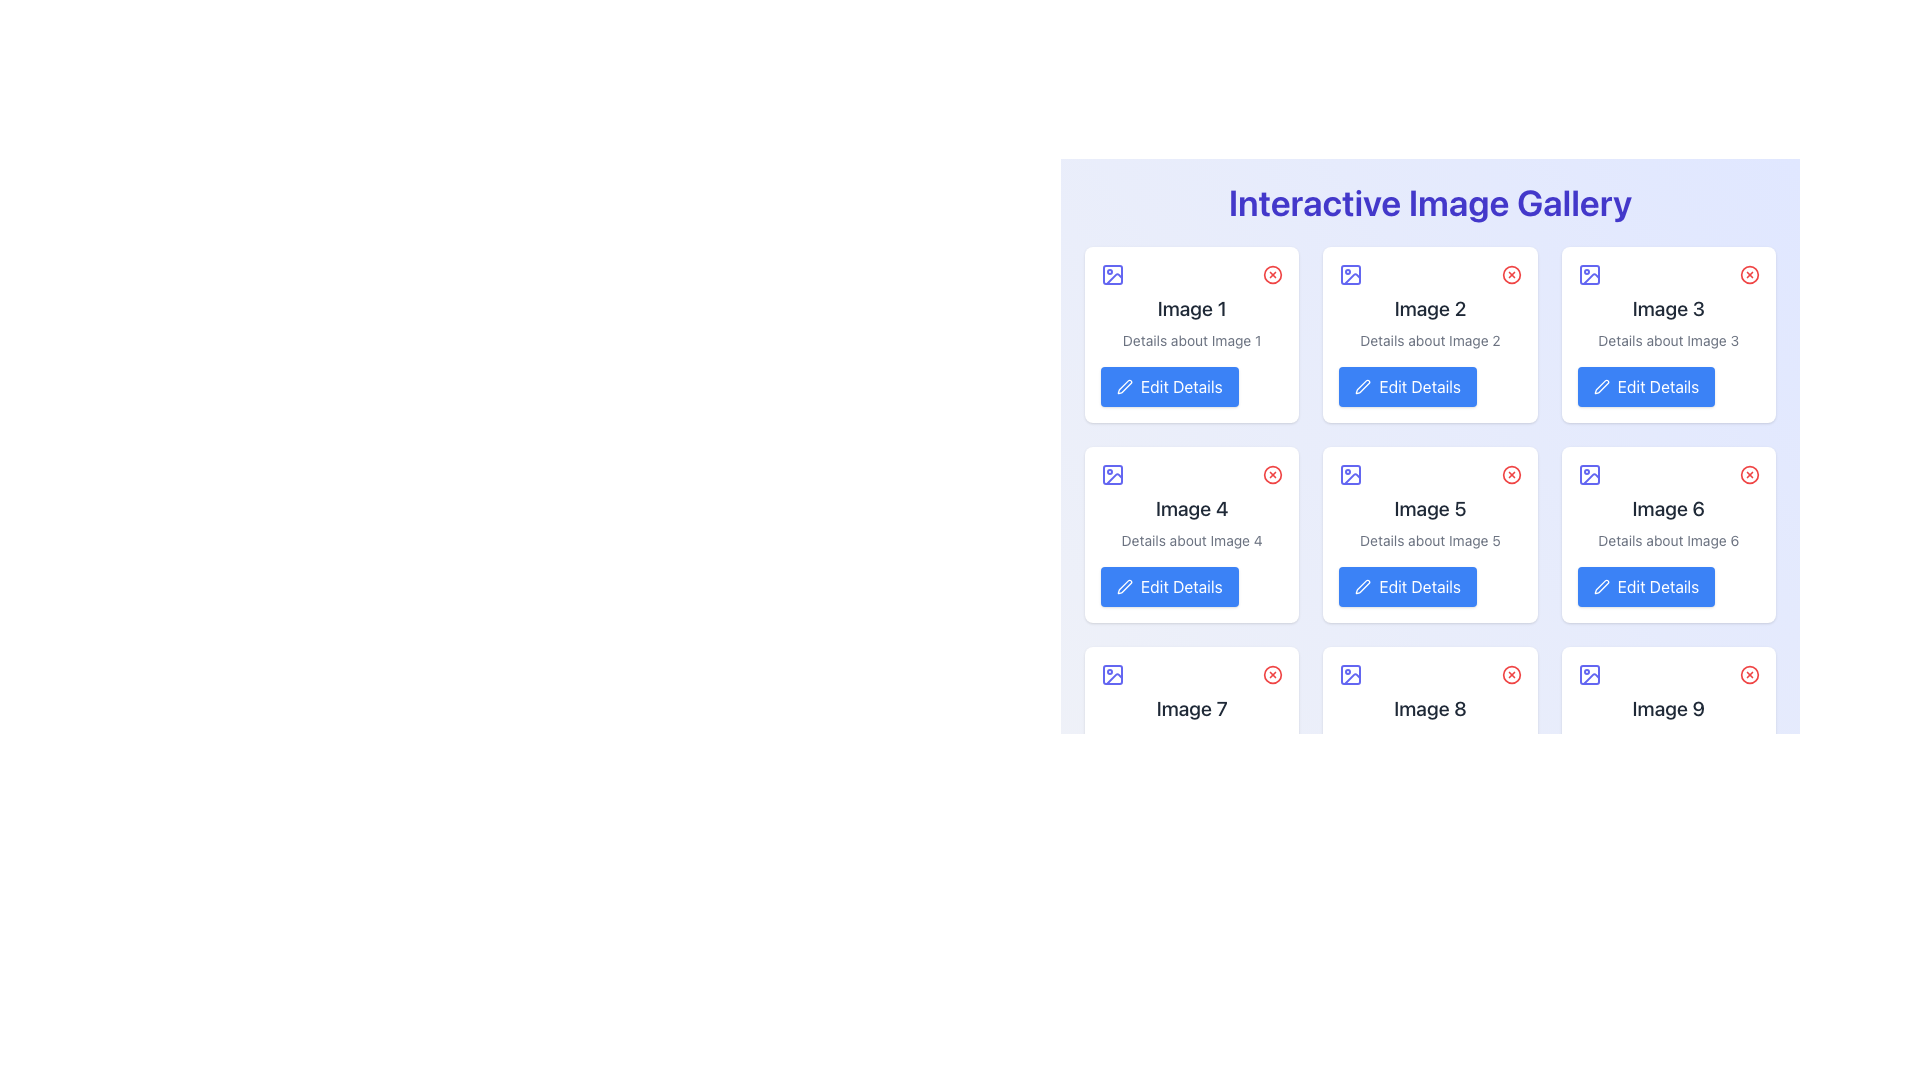 This screenshot has width=1920, height=1080. I want to click on the icon representing 'Image 2' located in the top-left corner of its card adjacent to the title text, so click(1351, 274).